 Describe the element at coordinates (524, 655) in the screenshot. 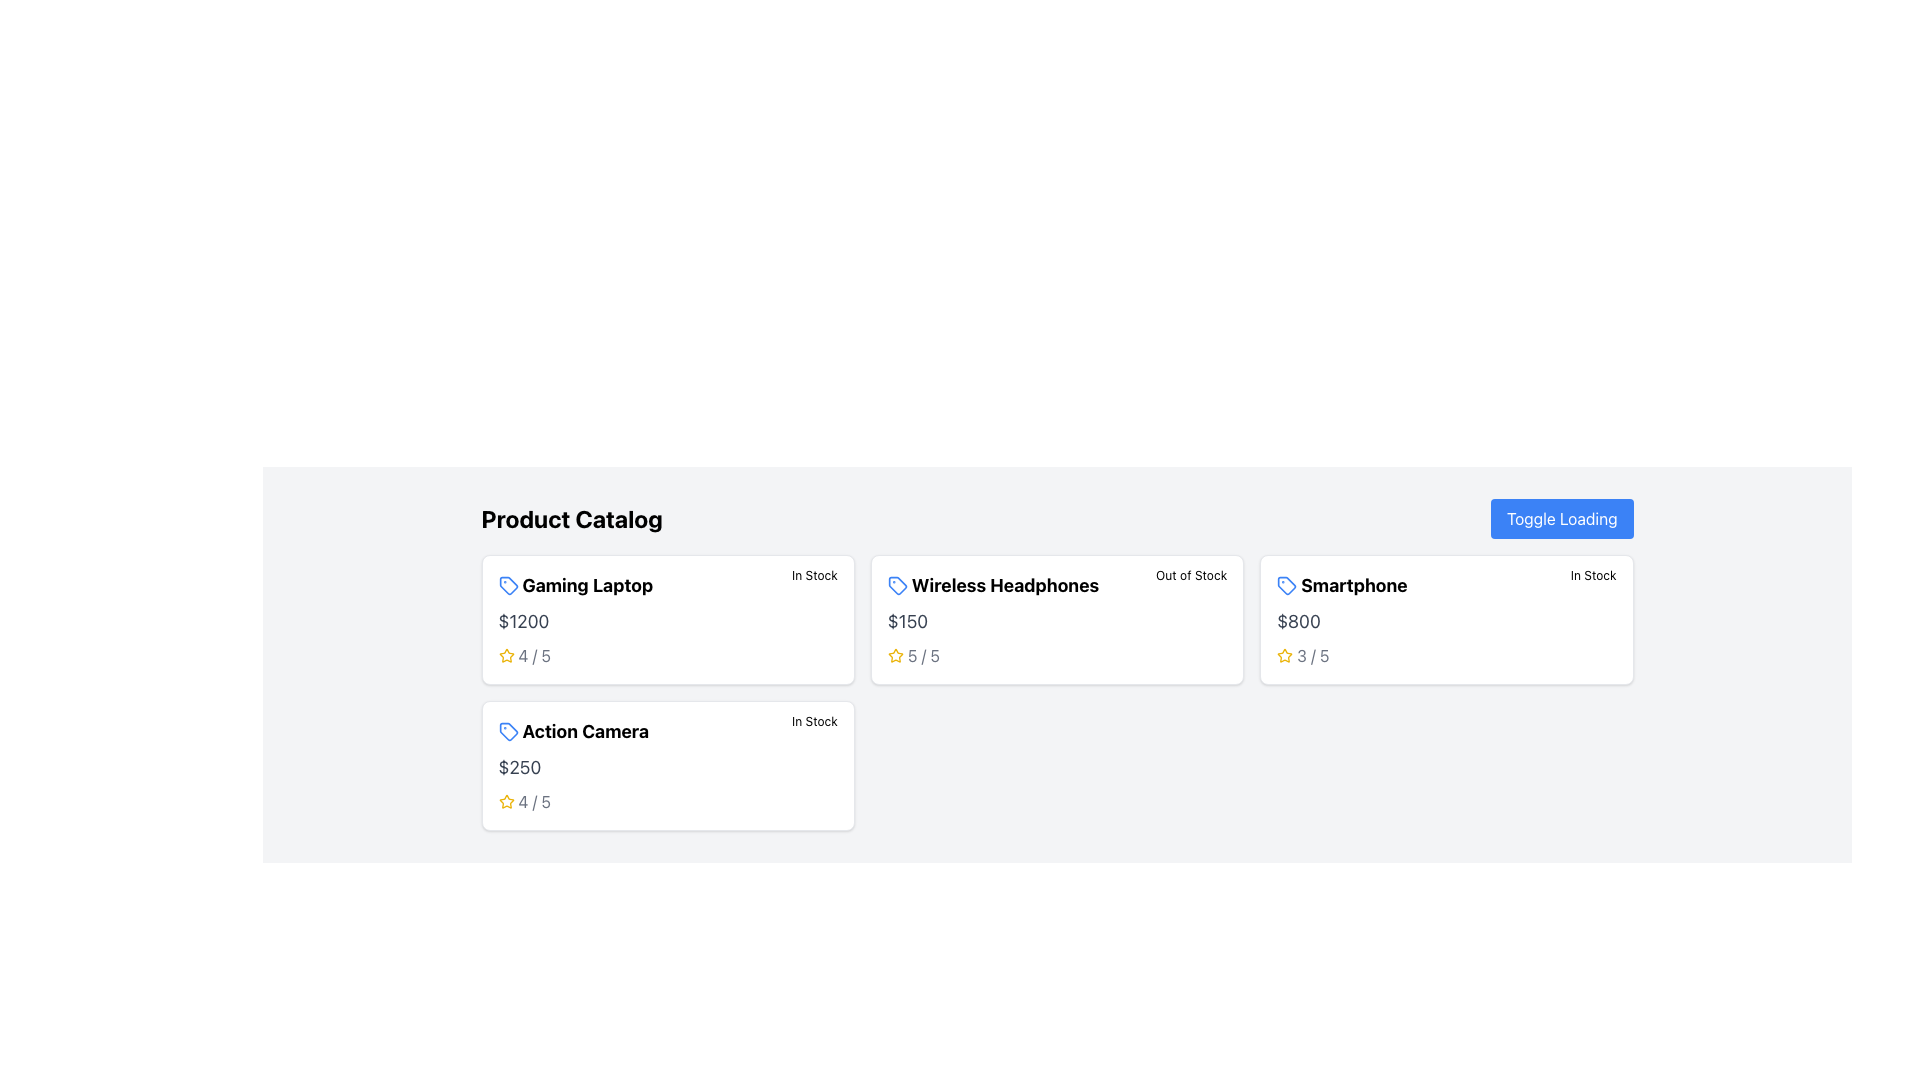

I see `the rating display element, which shows a score in the format '4 / 5' with a yellow star icon, located near the bottom-right area of the 'Gaming Laptop' product card` at that location.